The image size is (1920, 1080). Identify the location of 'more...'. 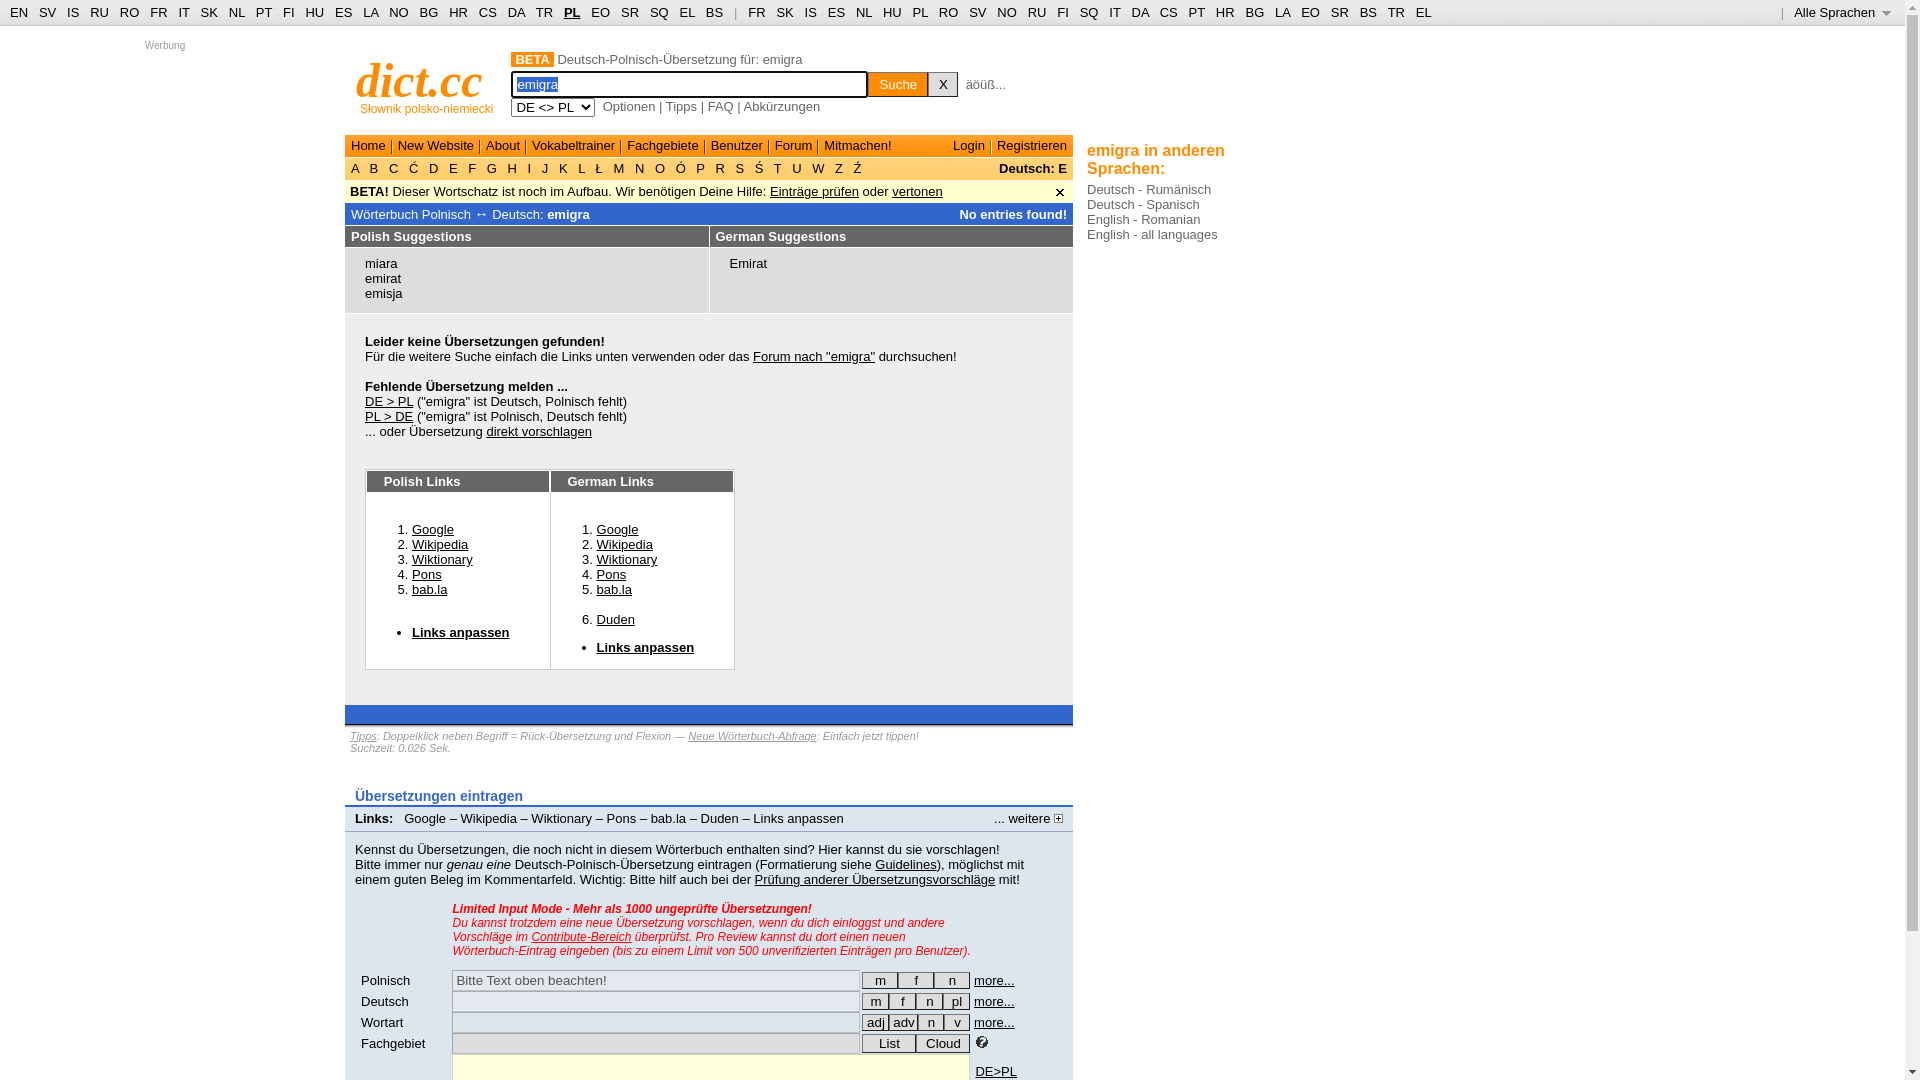
(993, 1022).